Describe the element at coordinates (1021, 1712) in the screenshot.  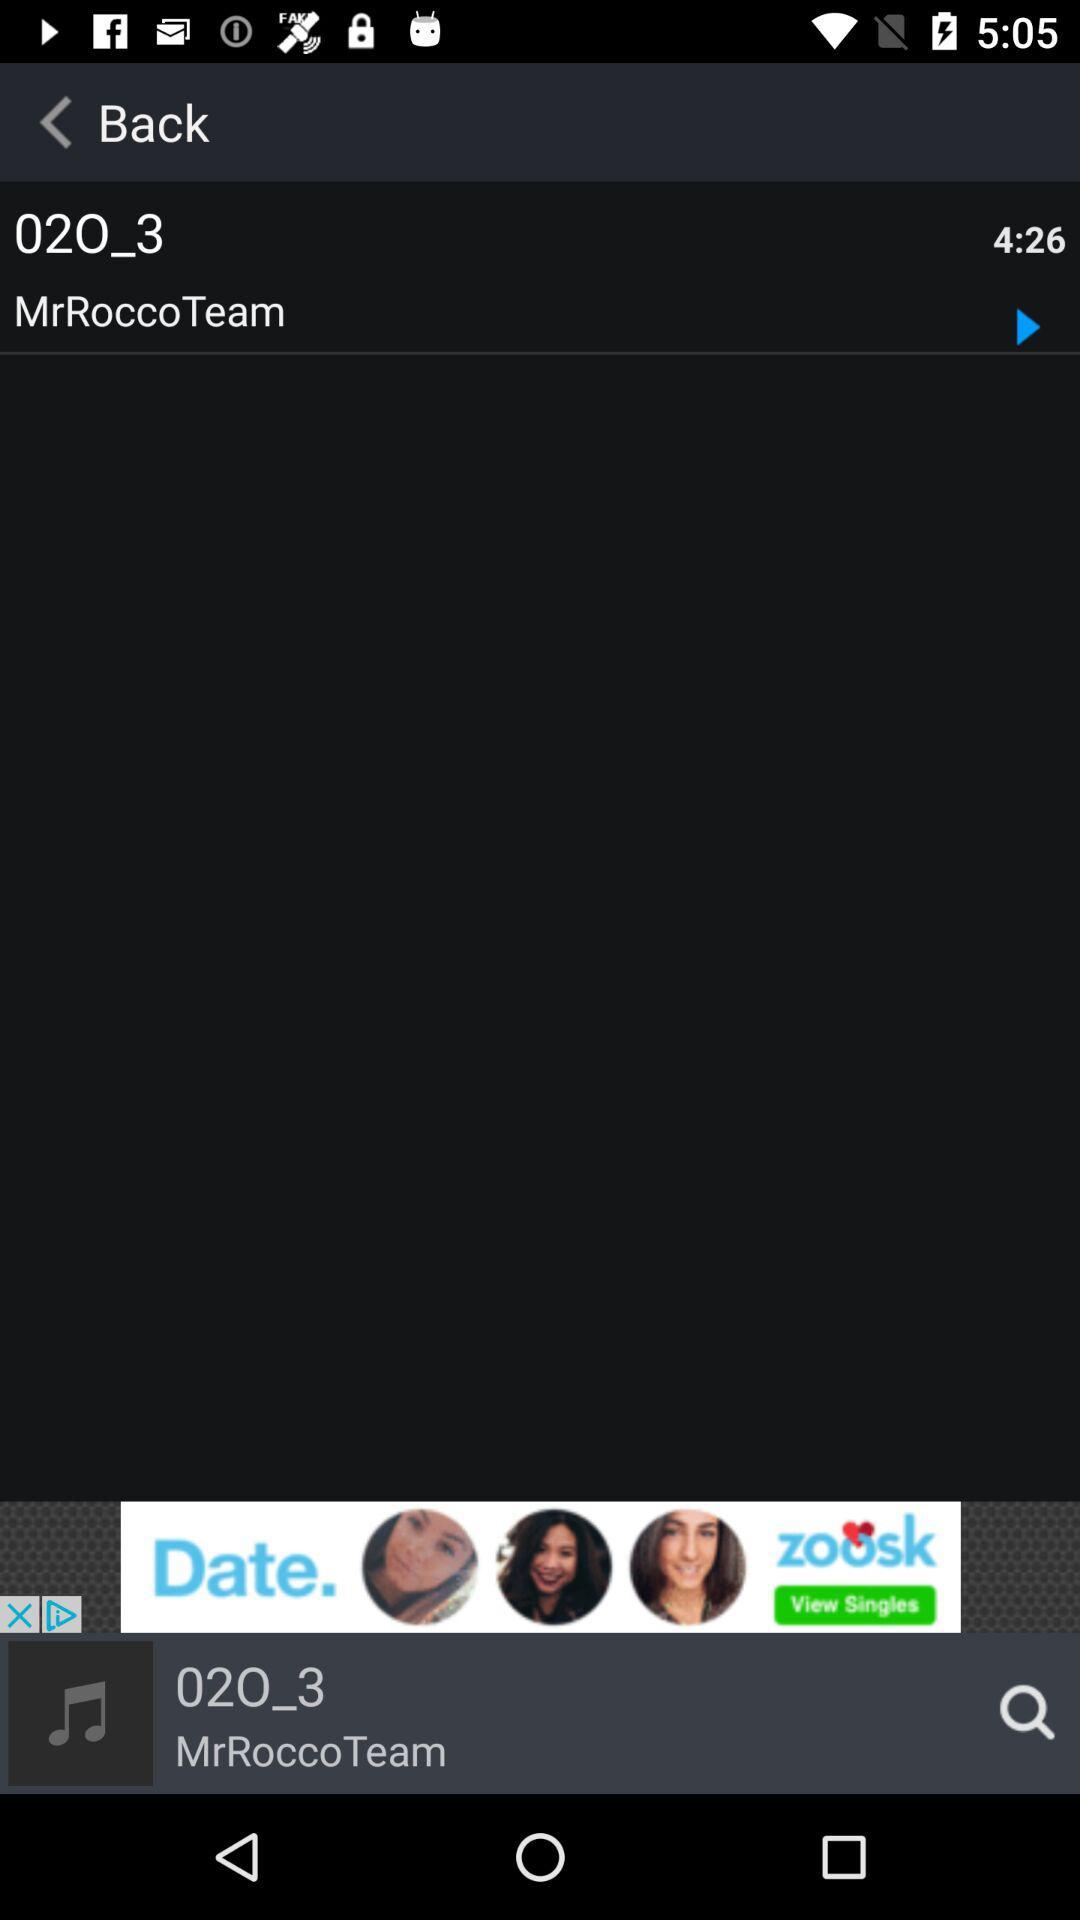
I see `the search` at that location.